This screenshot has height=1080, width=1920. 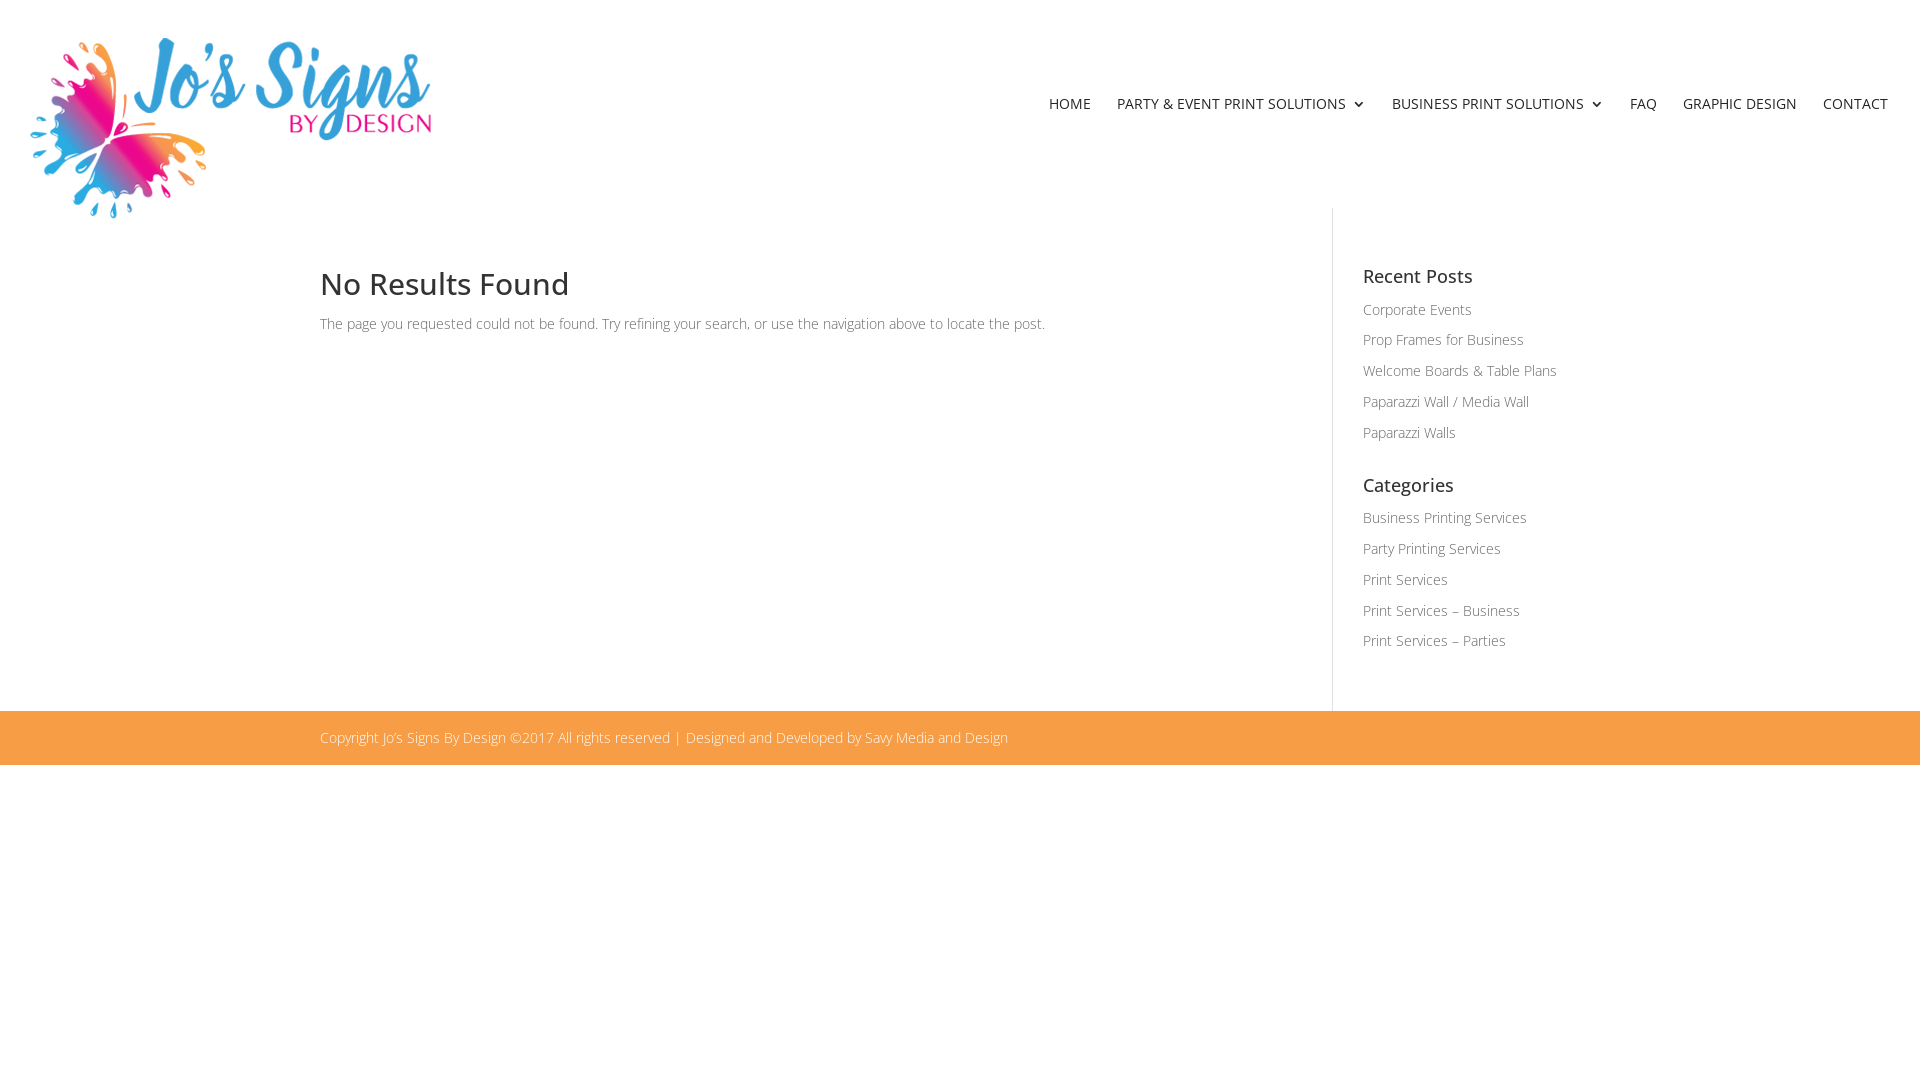 What do you see at coordinates (1444, 516) in the screenshot?
I see `'Business Printing Services'` at bounding box center [1444, 516].